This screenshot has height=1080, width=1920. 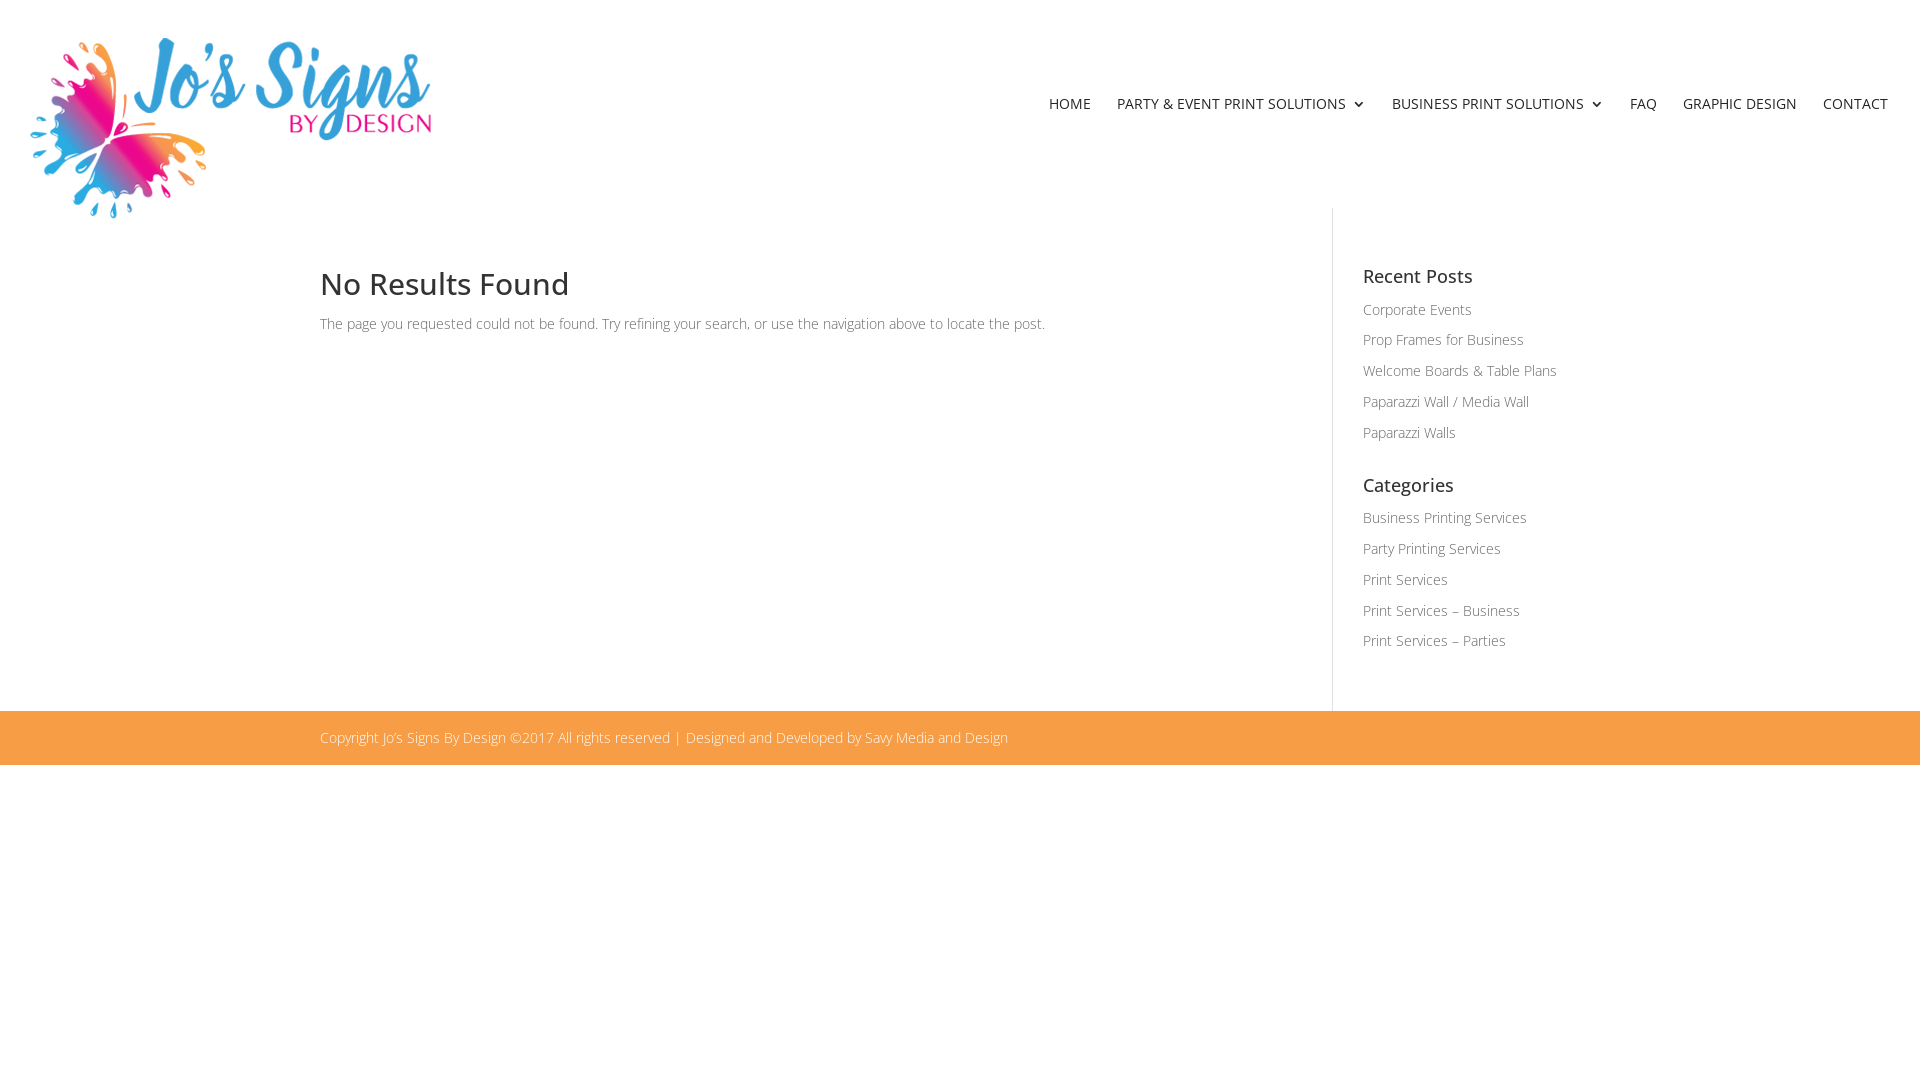 What do you see at coordinates (1444, 516) in the screenshot?
I see `'Business Printing Services'` at bounding box center [1444, 516].